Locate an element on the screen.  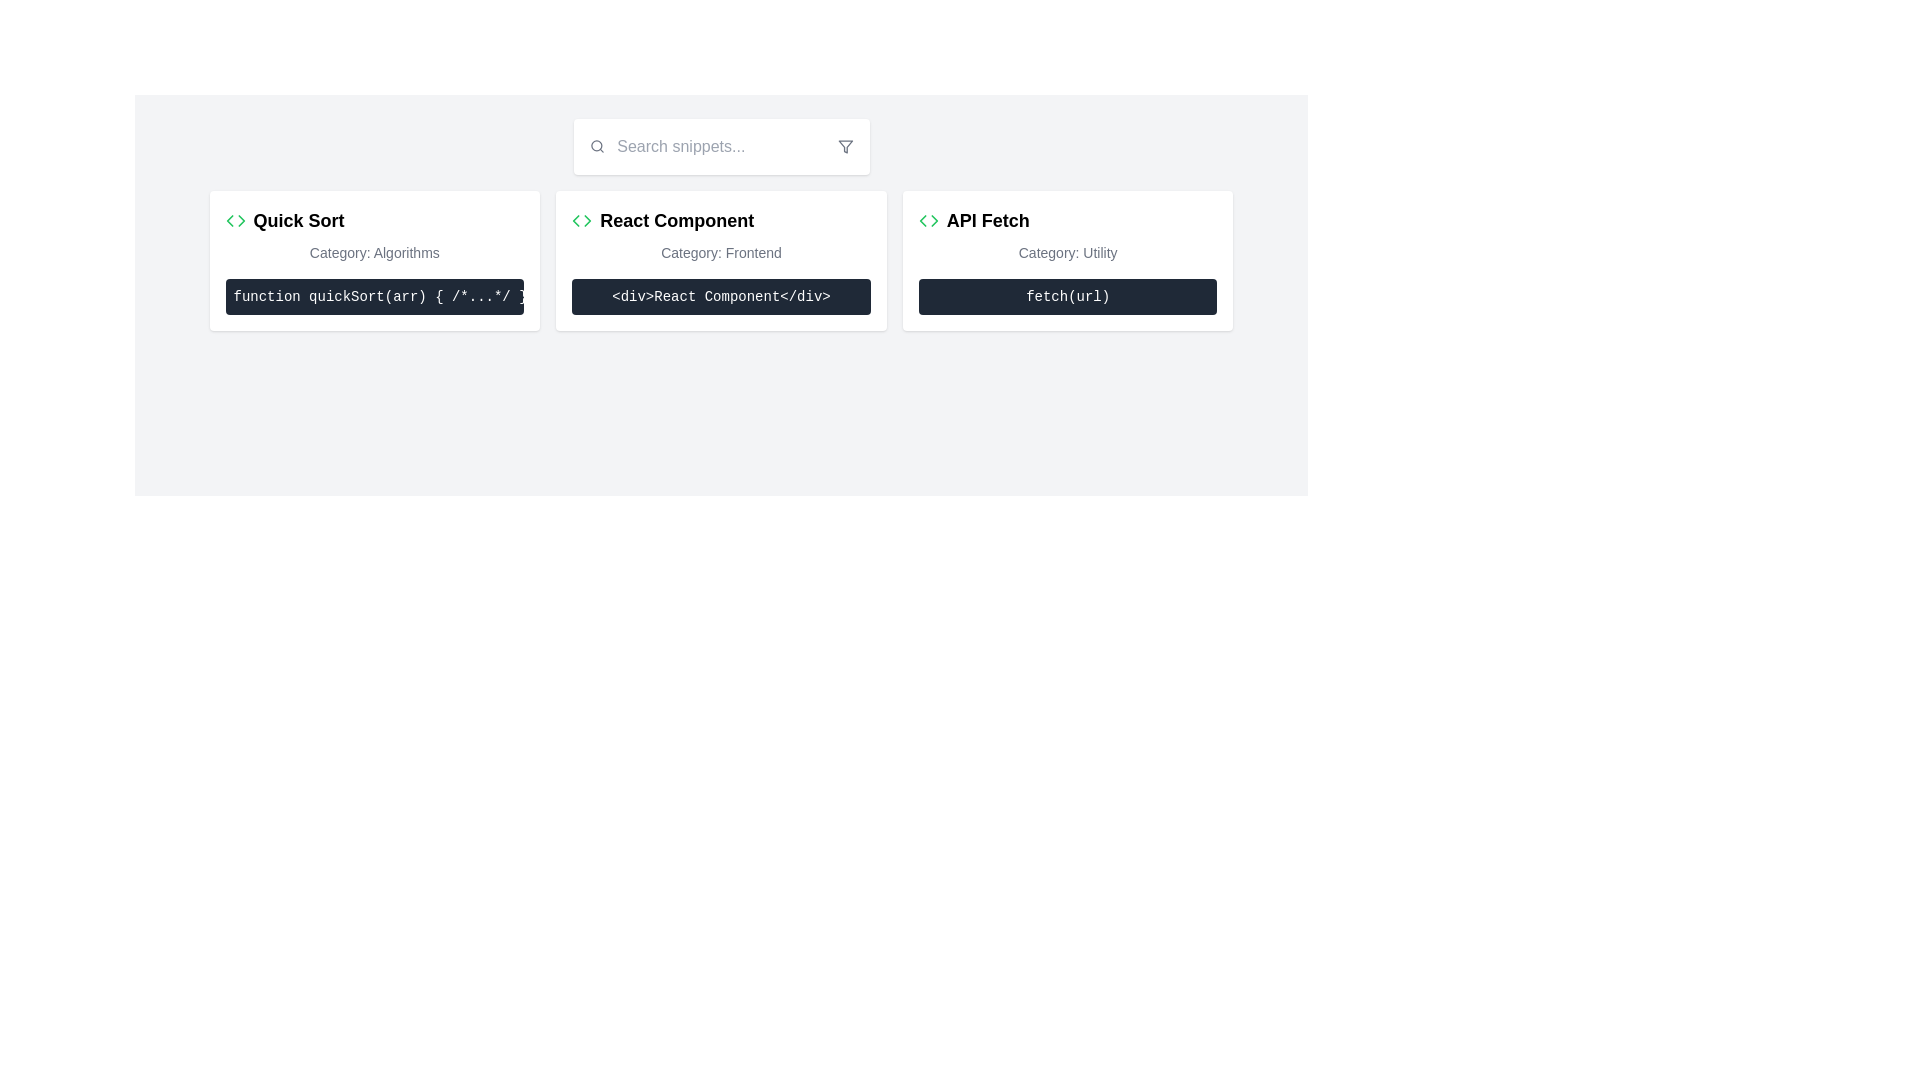
the coding/programming icon located to the left of the 'Quick Sort' text is located at coordinates (235, 220).